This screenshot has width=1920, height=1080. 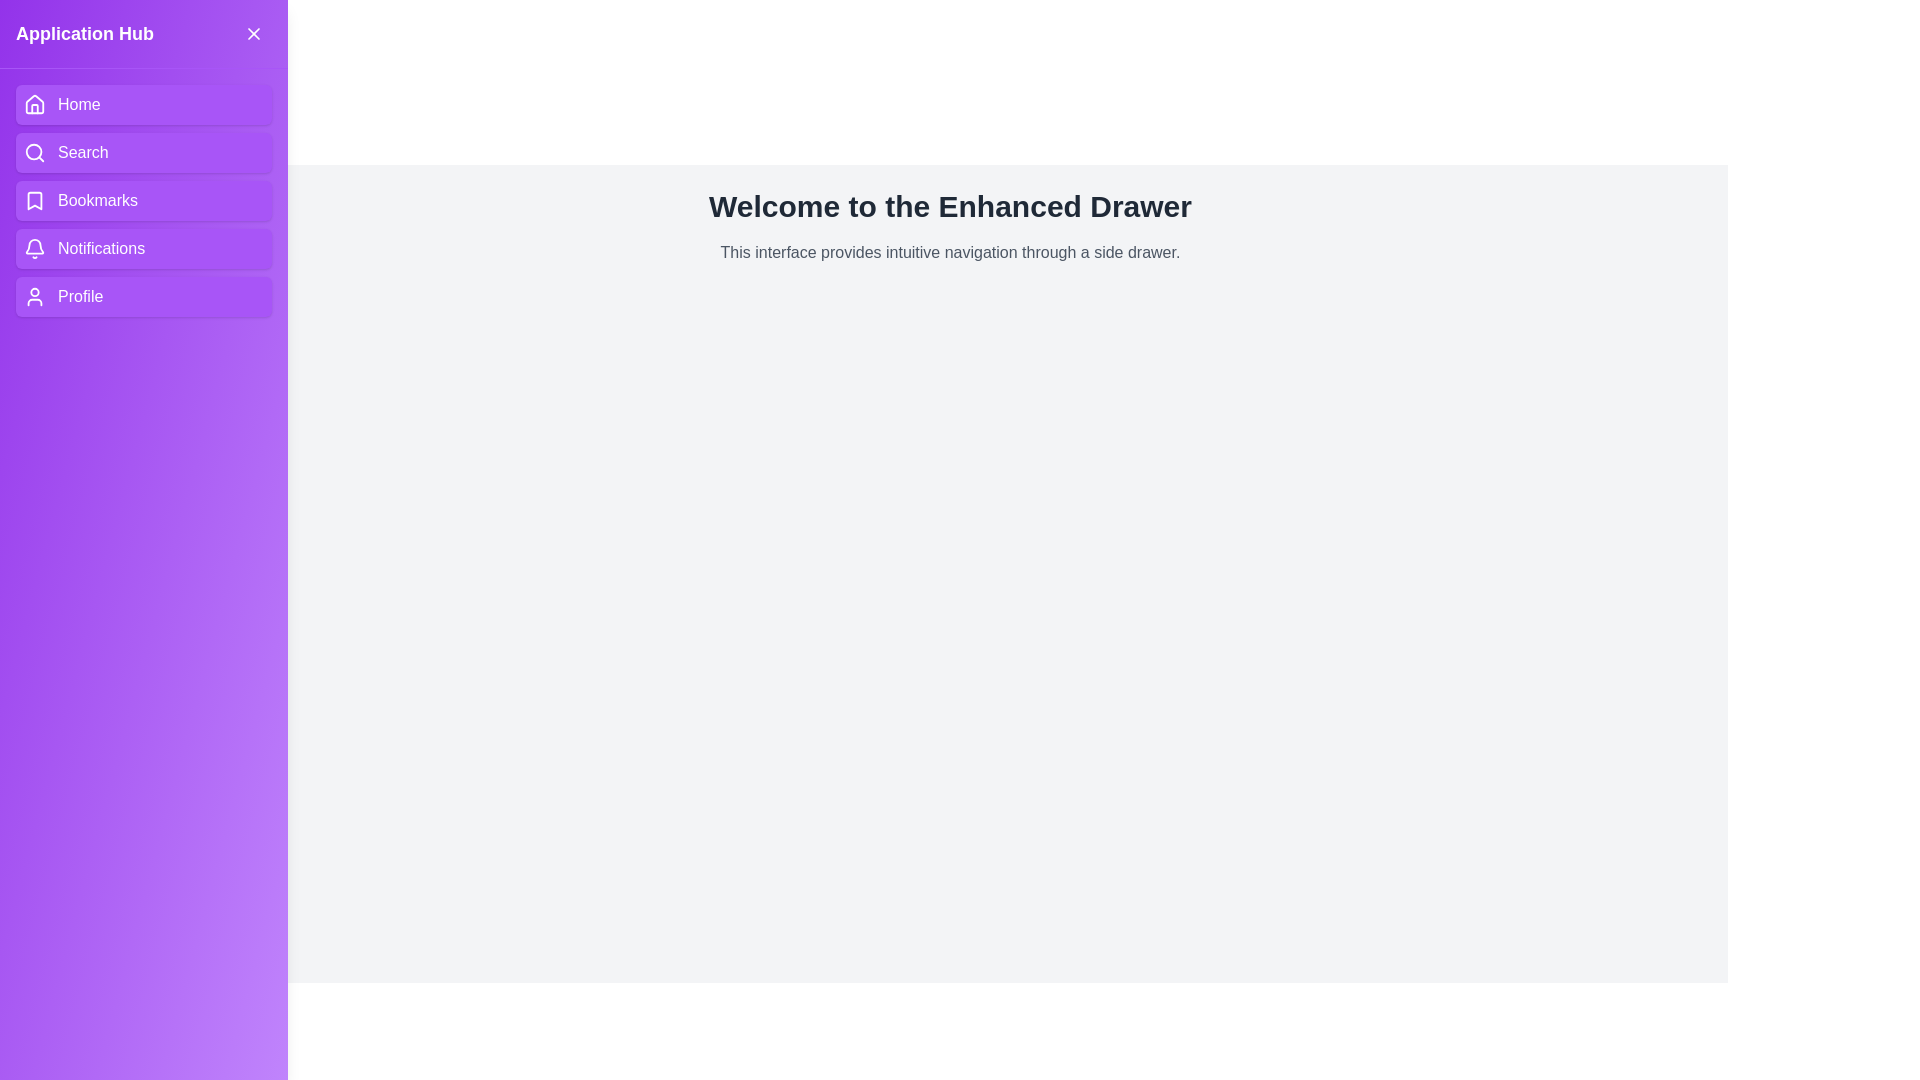 I want to click on the navigation item Home in the drawer to navigate to the corresponding section, so click(x=143, y=104).